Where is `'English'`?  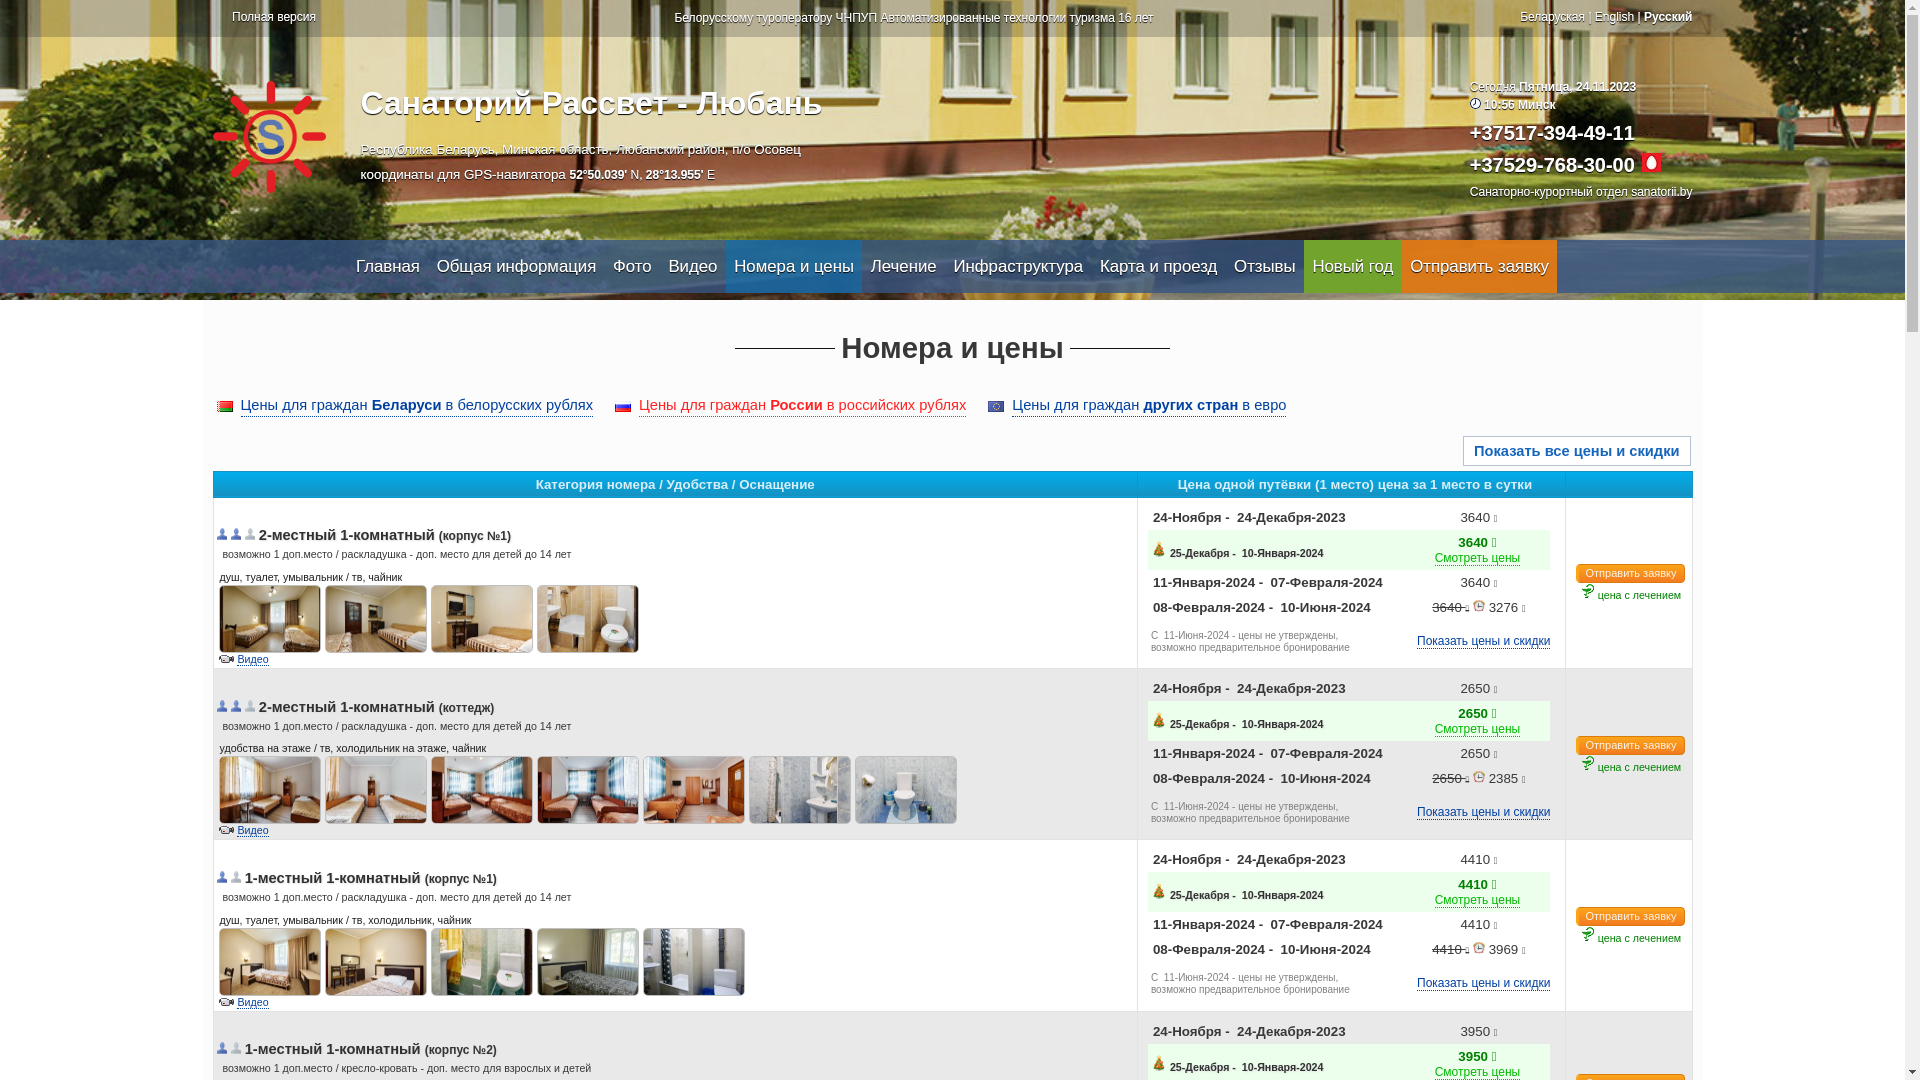
'English' is located at coordinates (1614, 16).